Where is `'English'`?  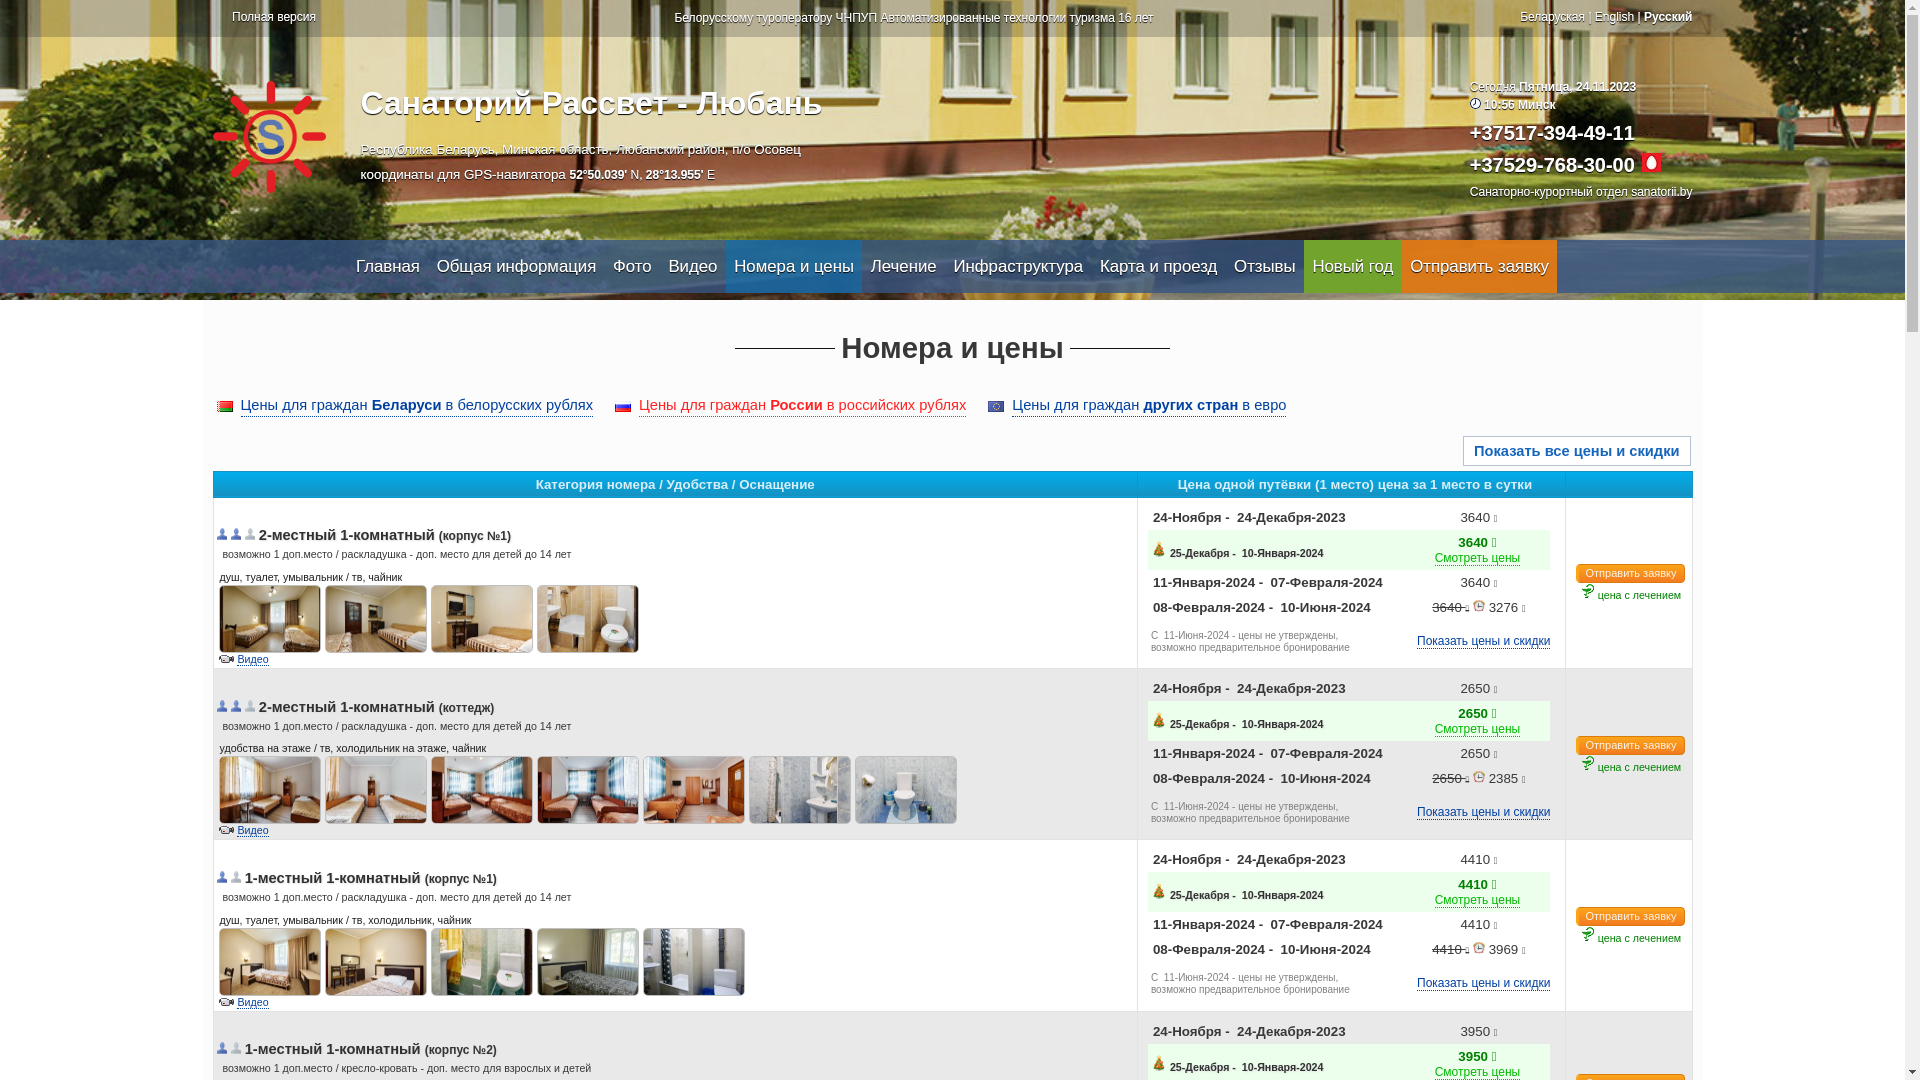
'English' is located at coordinates (1614, 16).